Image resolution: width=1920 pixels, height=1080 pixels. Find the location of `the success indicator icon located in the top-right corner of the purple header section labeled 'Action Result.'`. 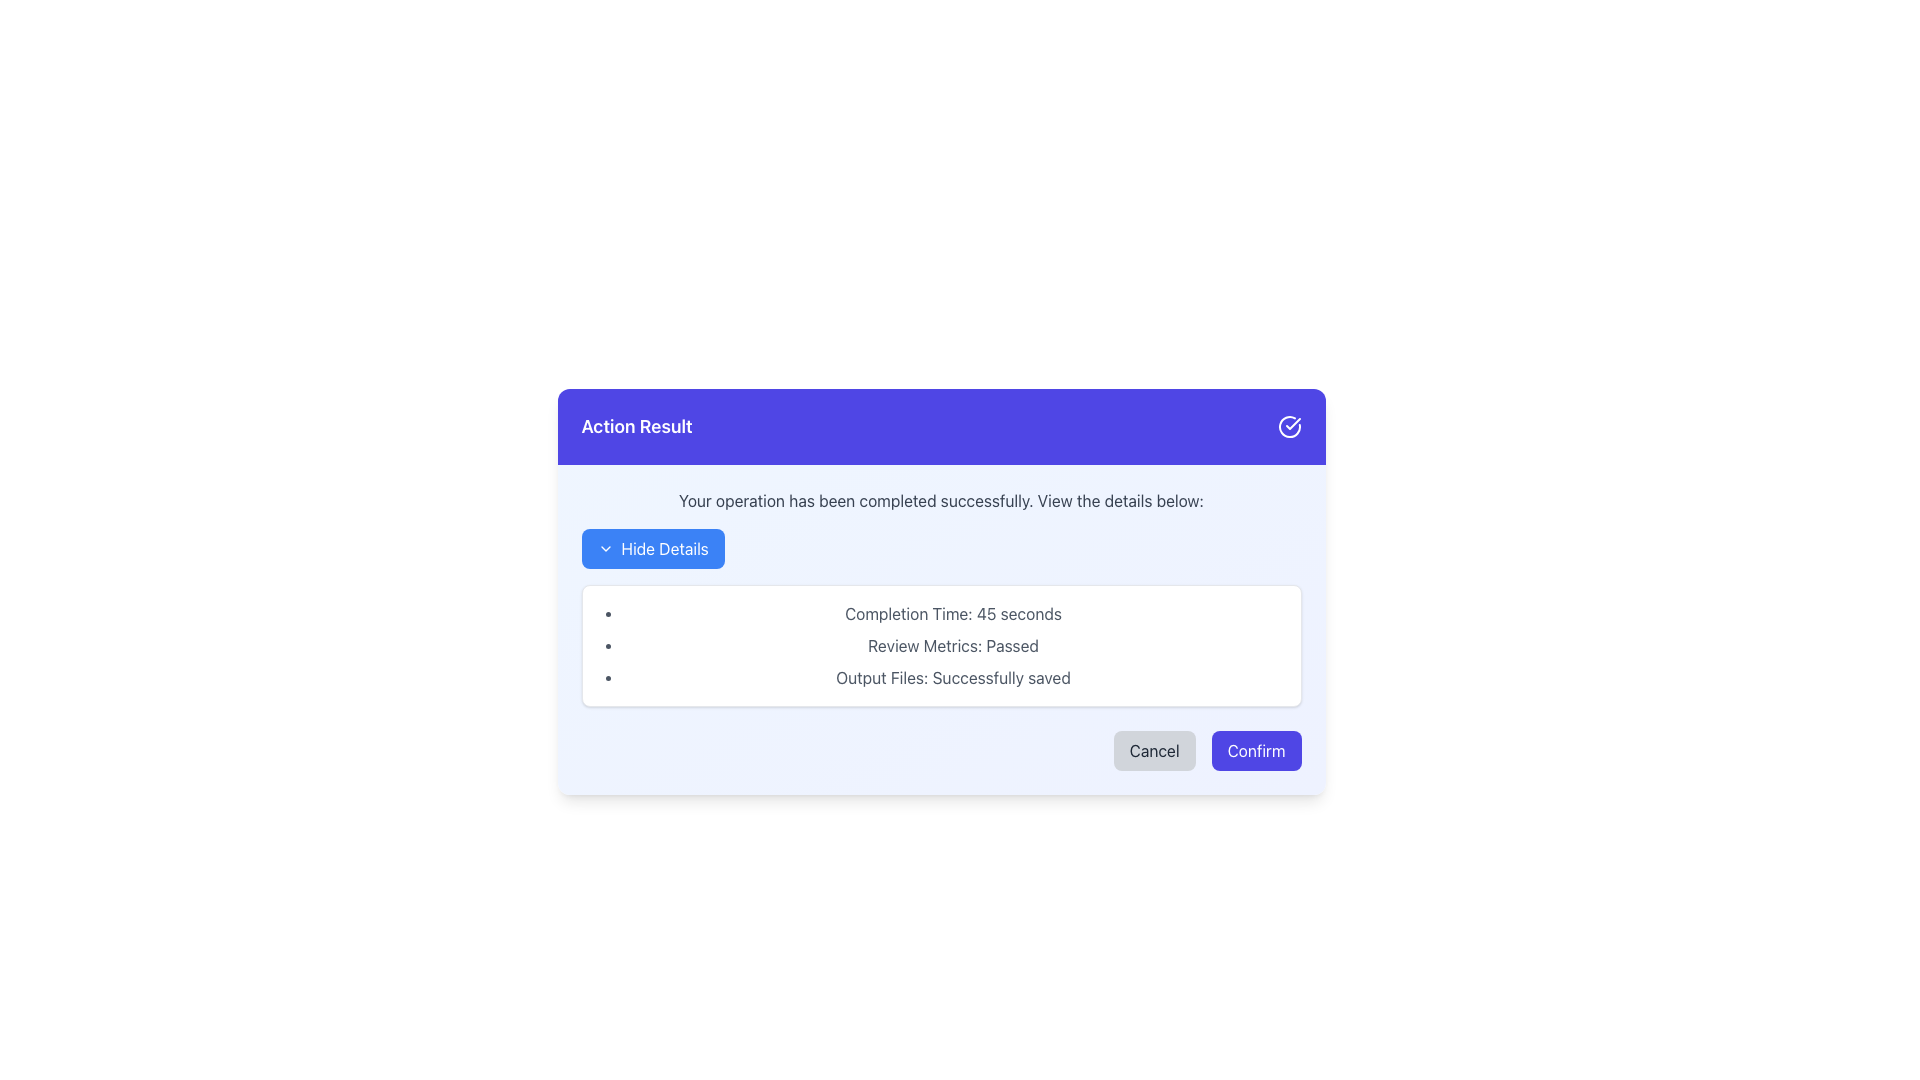

the success indicator icon located in the top-right corner of the purple header section labeled 'Action Result.' is located at coordinates (1289, 426).